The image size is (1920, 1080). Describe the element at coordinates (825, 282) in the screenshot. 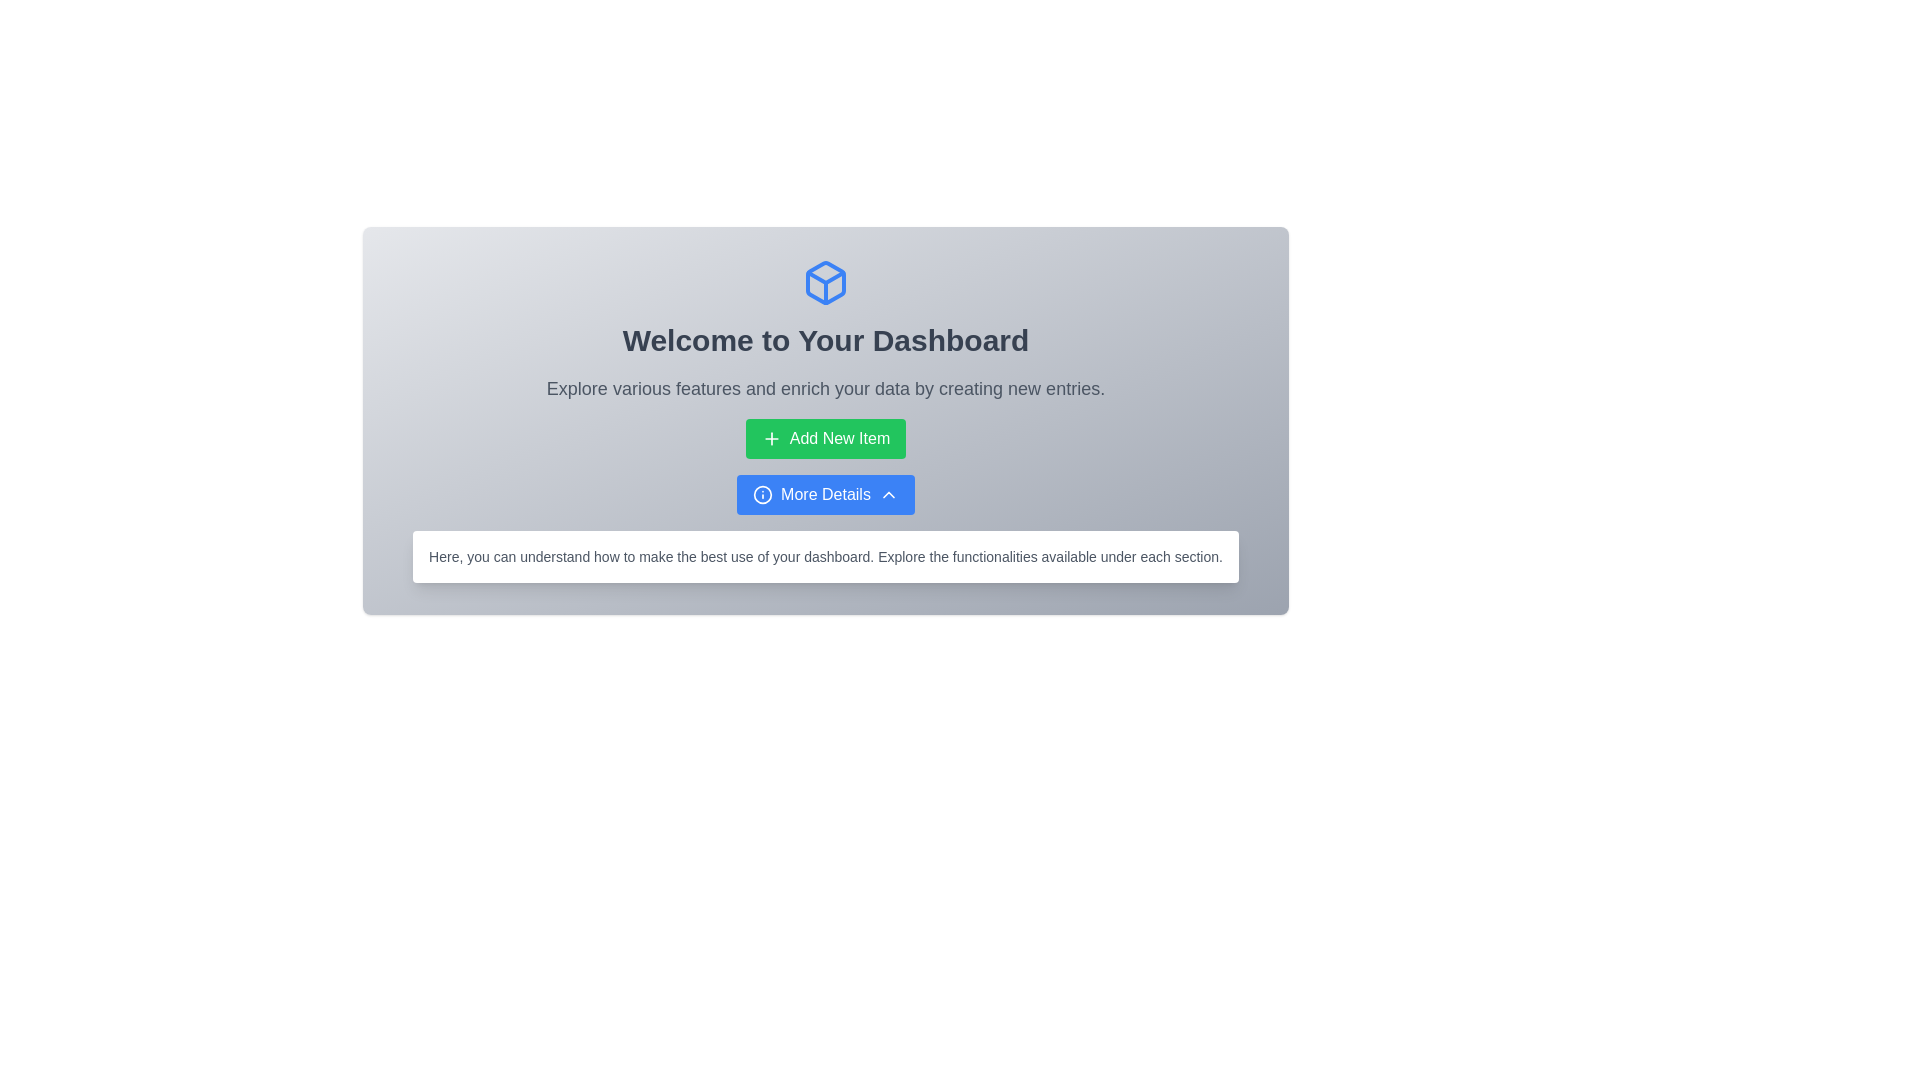

I see `the decorative branding icon located centrally above the 'Welcome to Your Dashboard' heading` at that location.